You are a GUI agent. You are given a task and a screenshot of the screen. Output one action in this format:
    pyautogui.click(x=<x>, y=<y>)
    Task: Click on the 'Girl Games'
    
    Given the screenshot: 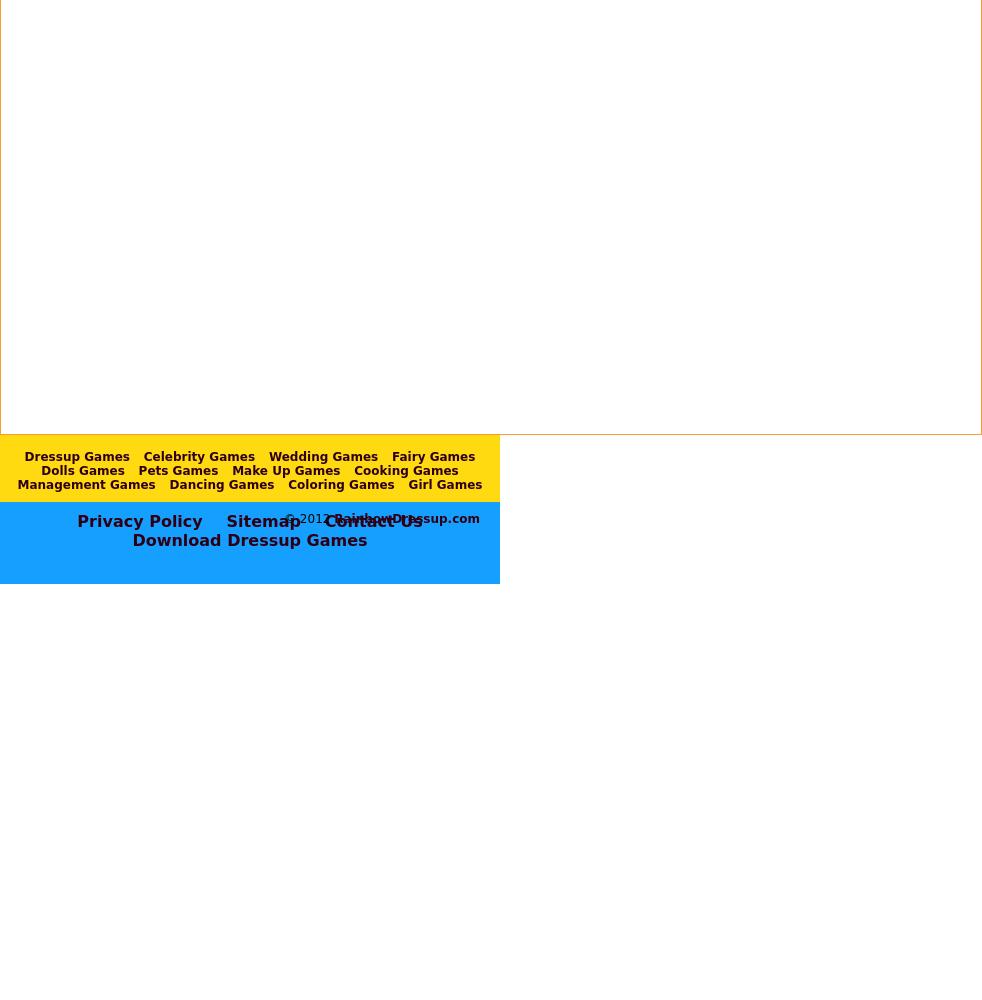 What is the action you would take?
    pyautogui.click(x=445, y=483)
    